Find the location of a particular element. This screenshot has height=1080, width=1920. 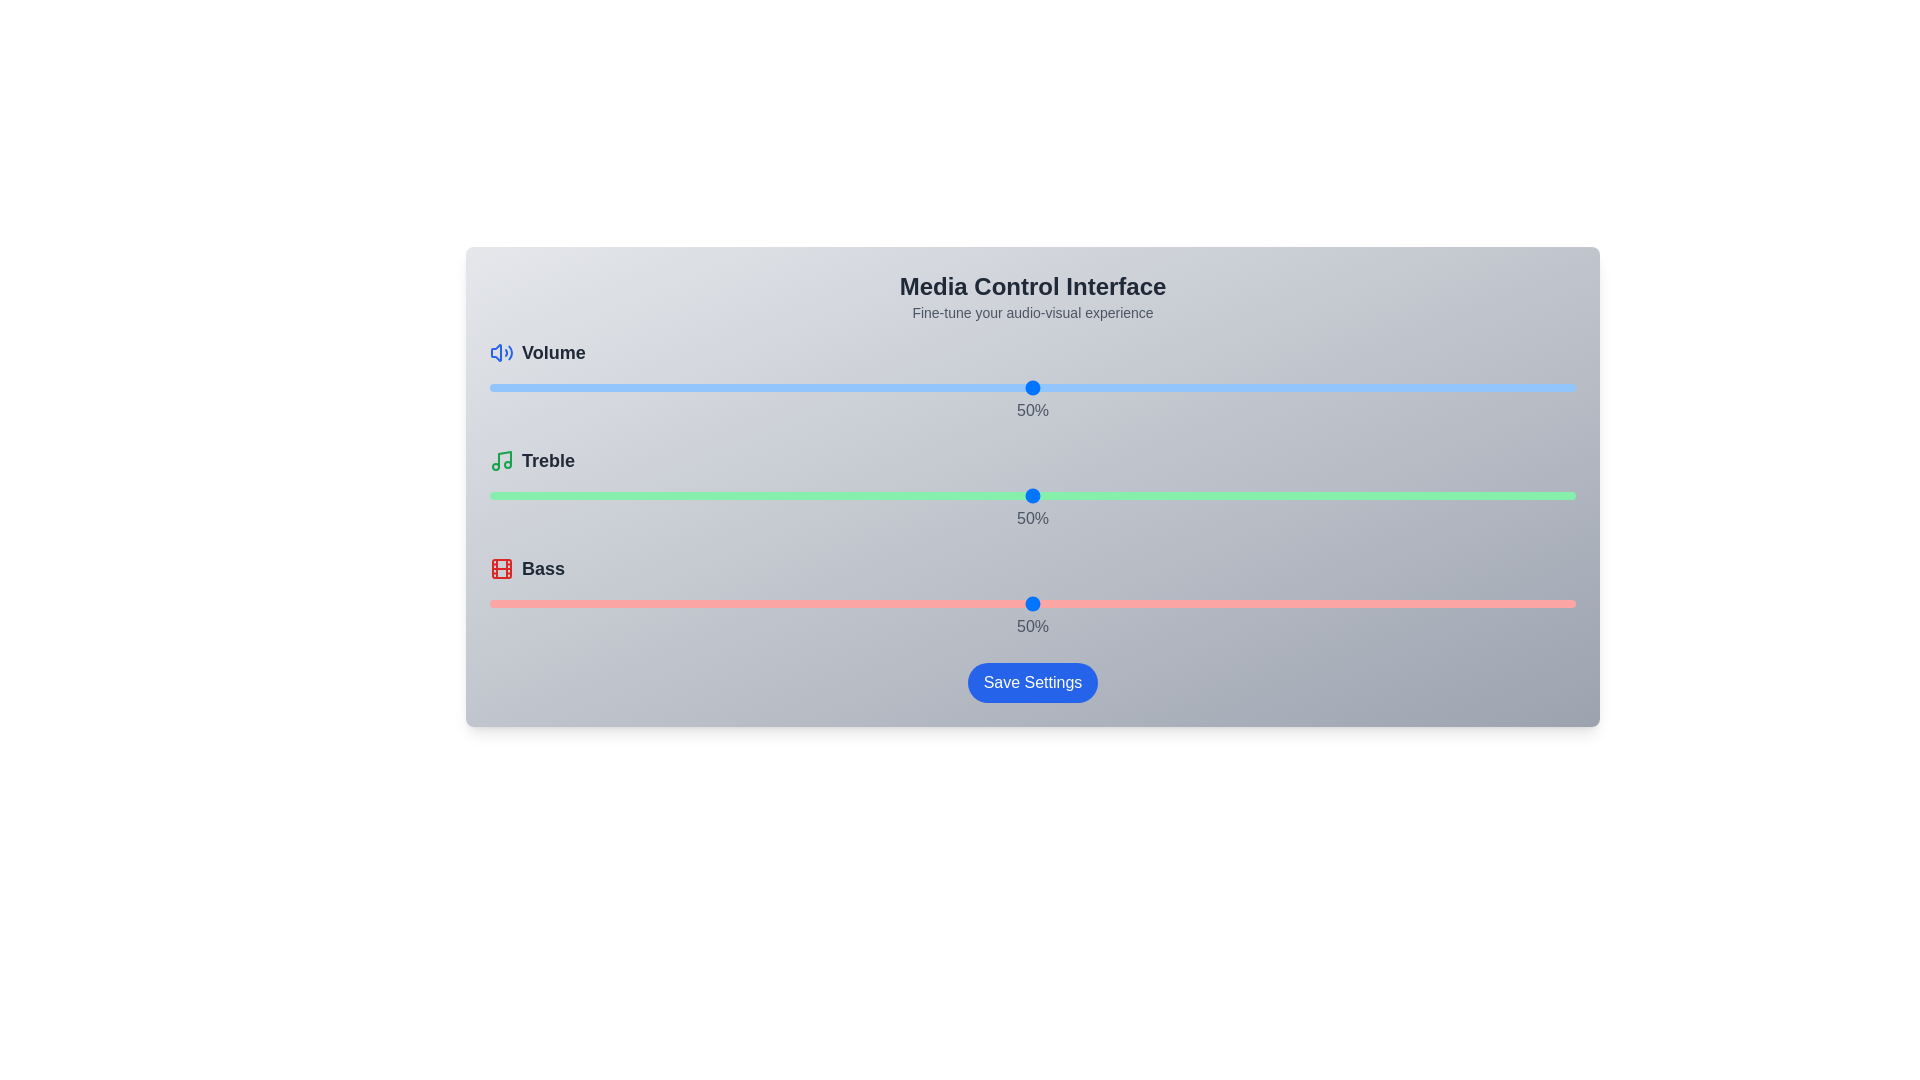

the static text label displaying '50%' in gray color, located at the bottom of the 'Treble' section is located at coordinates (1032, 518).